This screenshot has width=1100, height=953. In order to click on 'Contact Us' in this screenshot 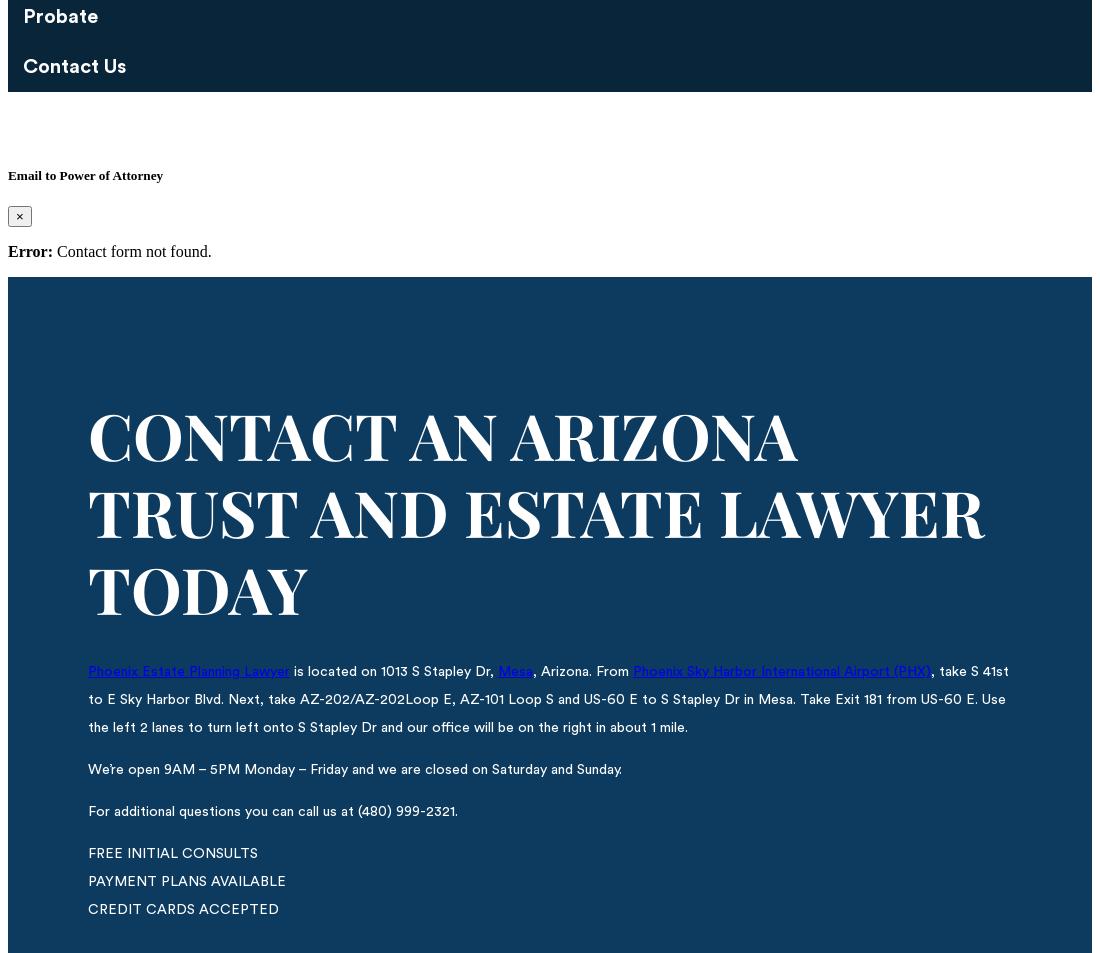, I will do `click(74, 65)`.